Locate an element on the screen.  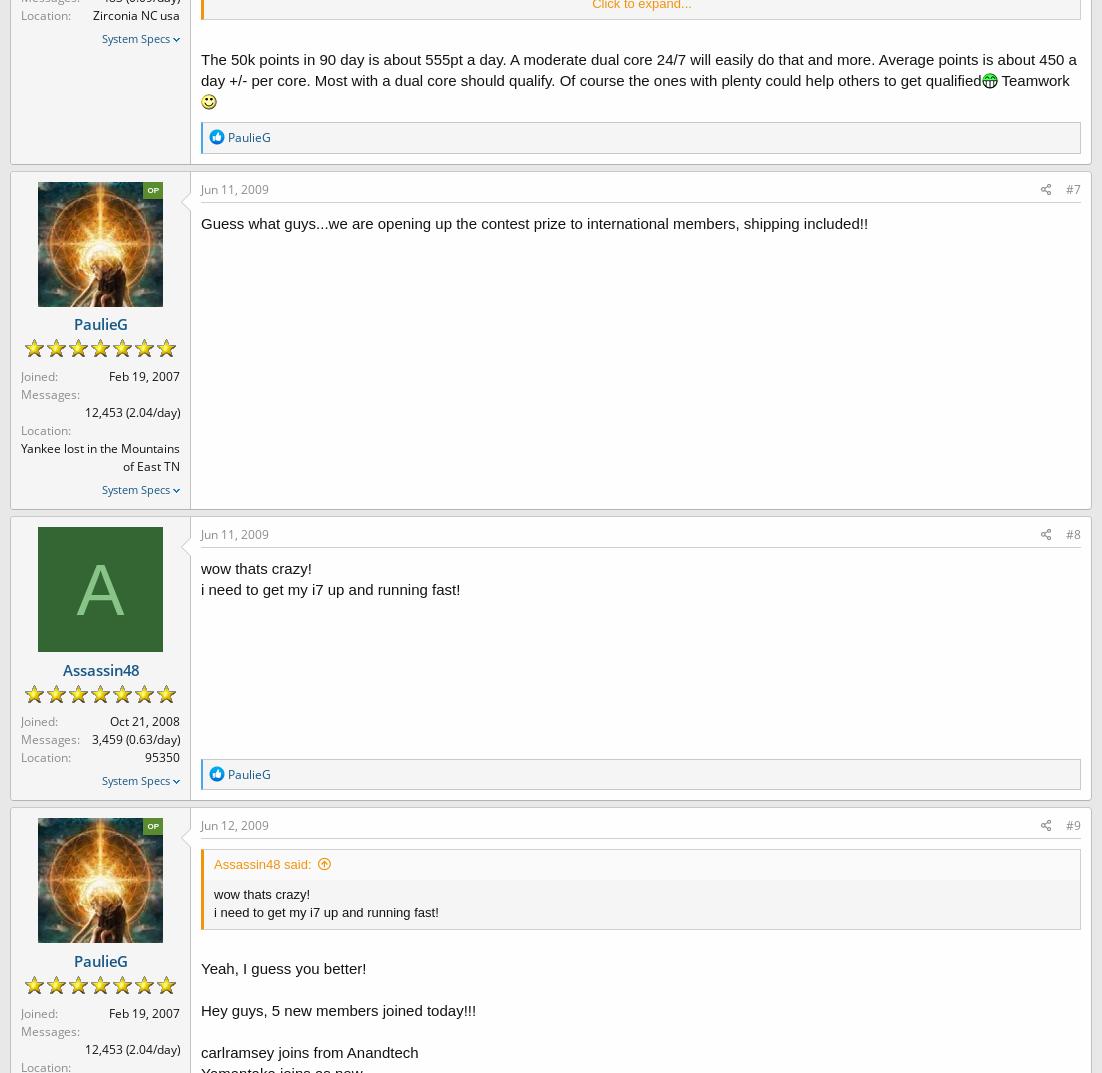
'Hey guys, 5 new members joined today!!!' is located at coordinates (337, 1009).